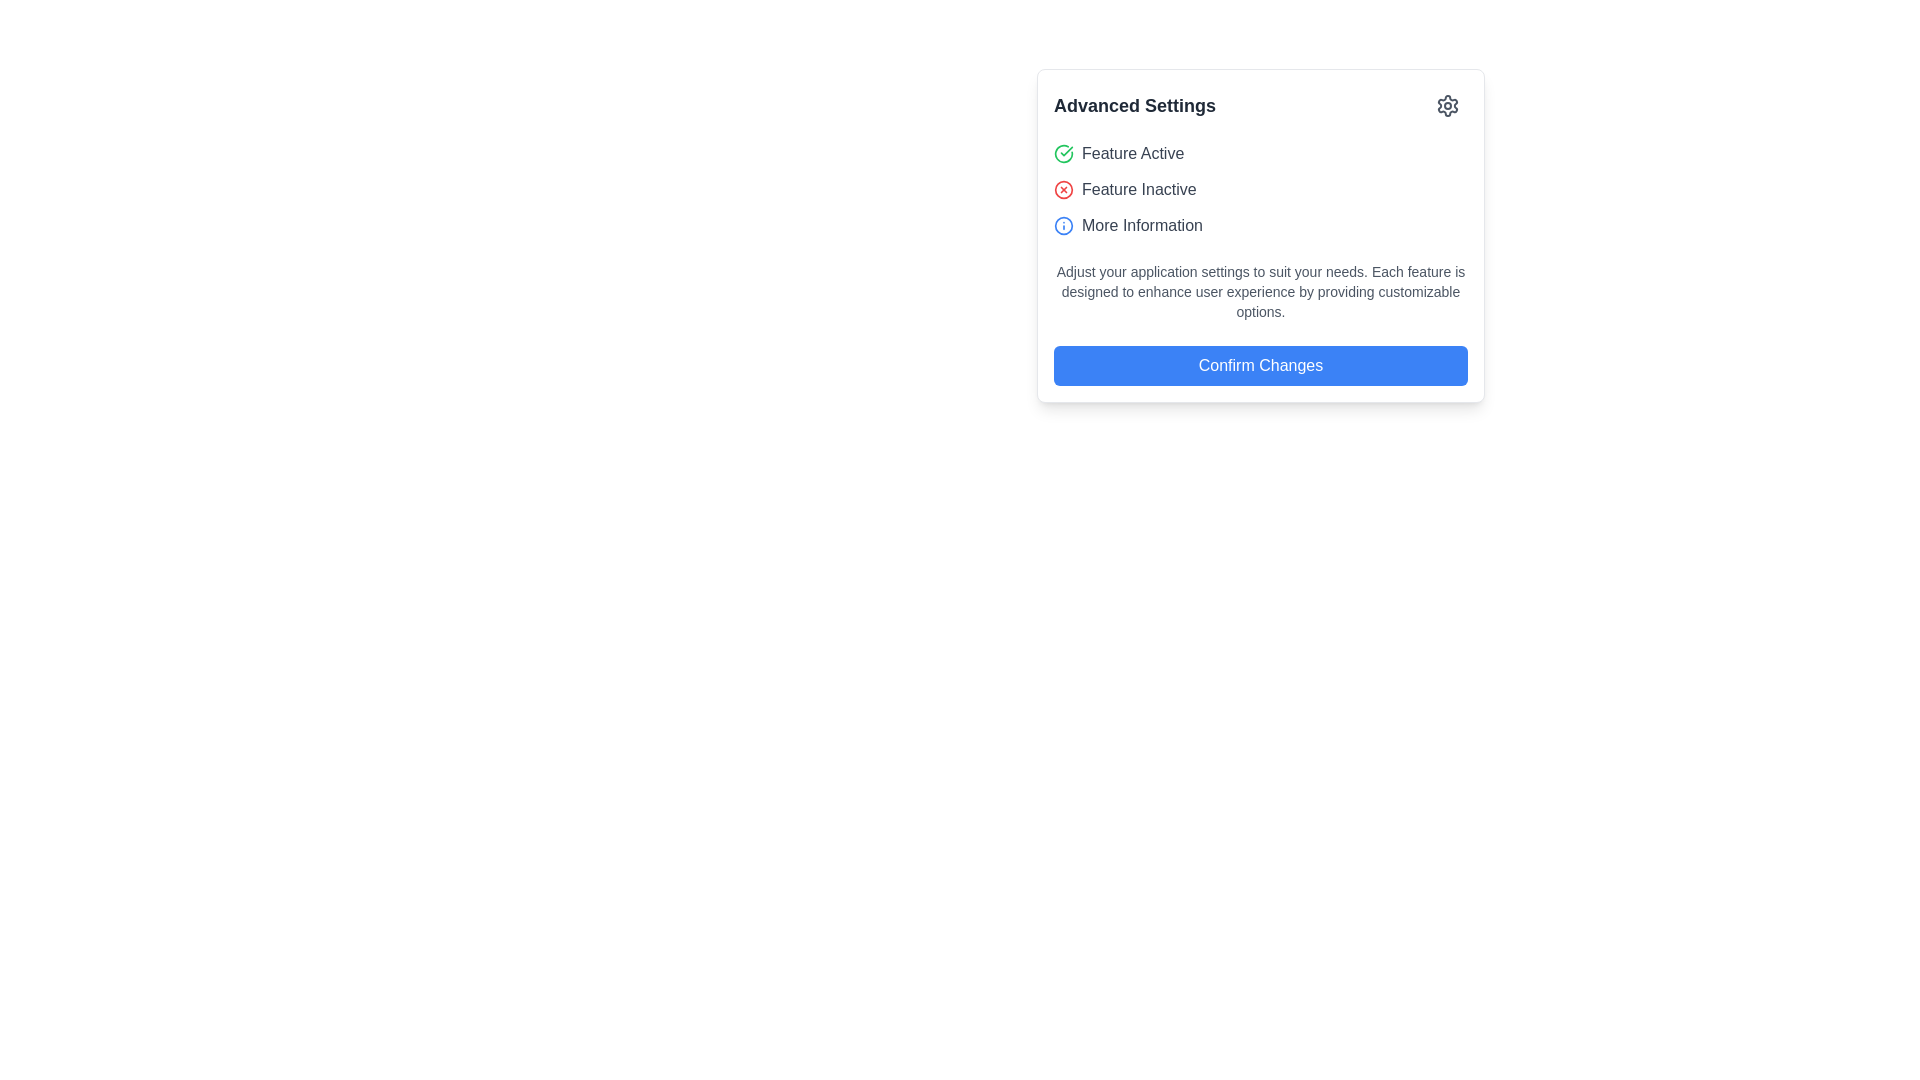 The height and width of the screenshot is (1080, 1920). What do you see at coordinates (1448, 105) in the screenshot?
I see `the button located at the top-right corner of the 'Advanced Settings' panel` at bounding box center [1448, 105].